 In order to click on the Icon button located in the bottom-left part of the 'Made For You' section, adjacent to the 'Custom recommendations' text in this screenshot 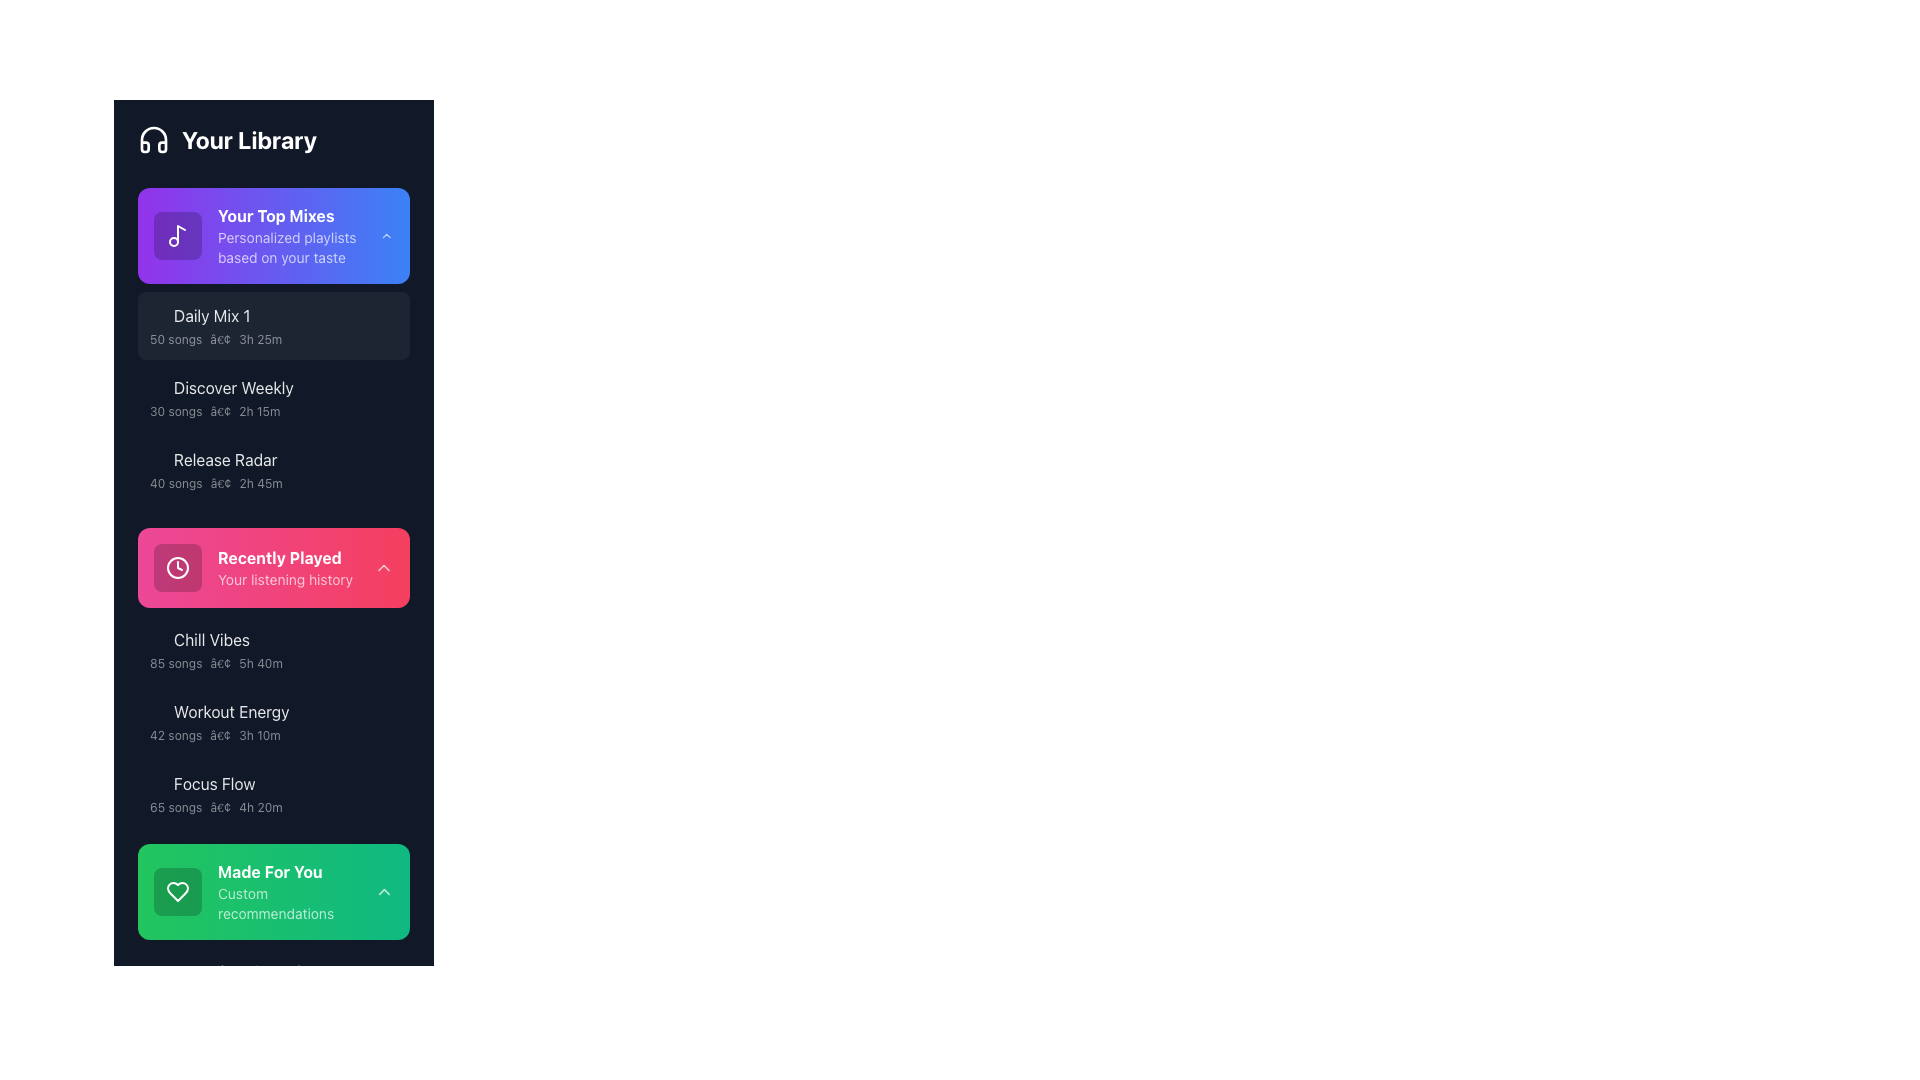, I will do `click(177, 890)`.